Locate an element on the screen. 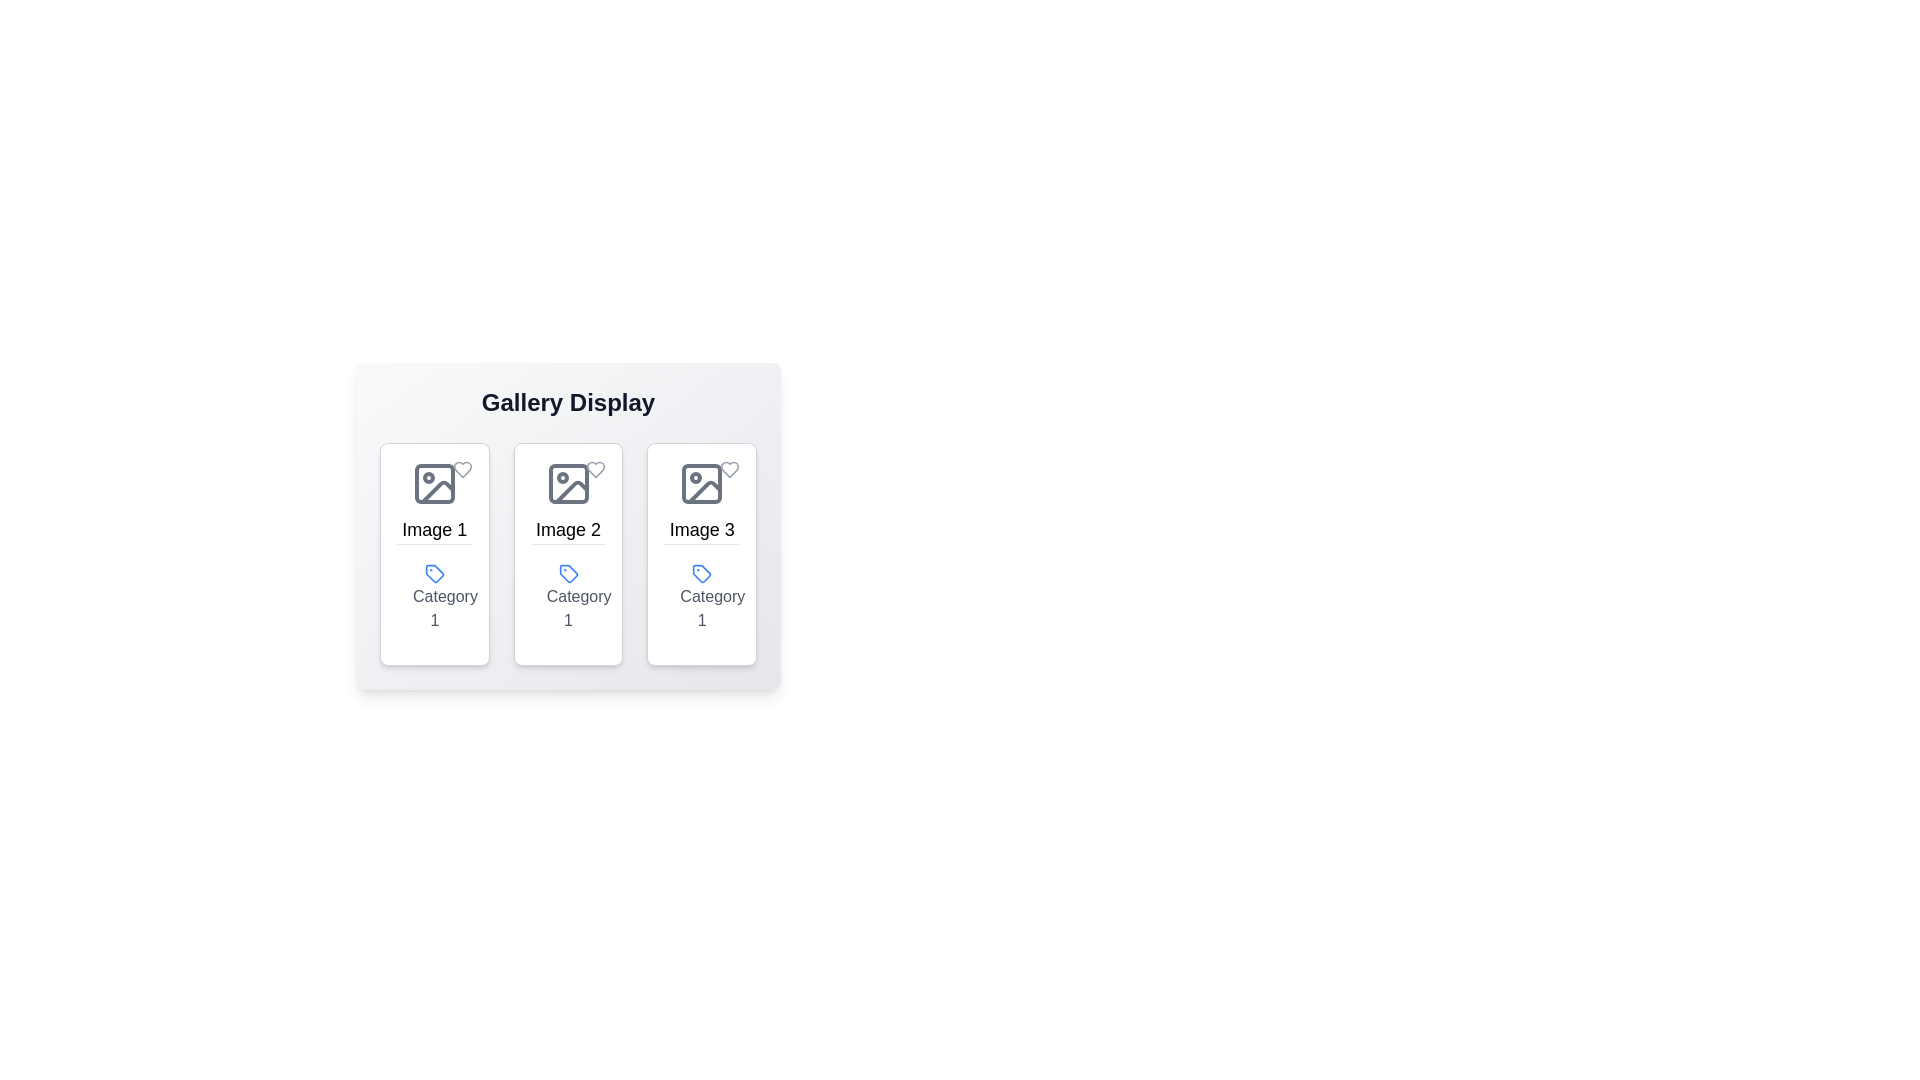 The image size is (1920, 1080). the heart-shaped icon with a gray outline located at the top-right corner of the card titled 'Image 3' under the 'Gallery Display' heading is located at coordinates (728, 470).